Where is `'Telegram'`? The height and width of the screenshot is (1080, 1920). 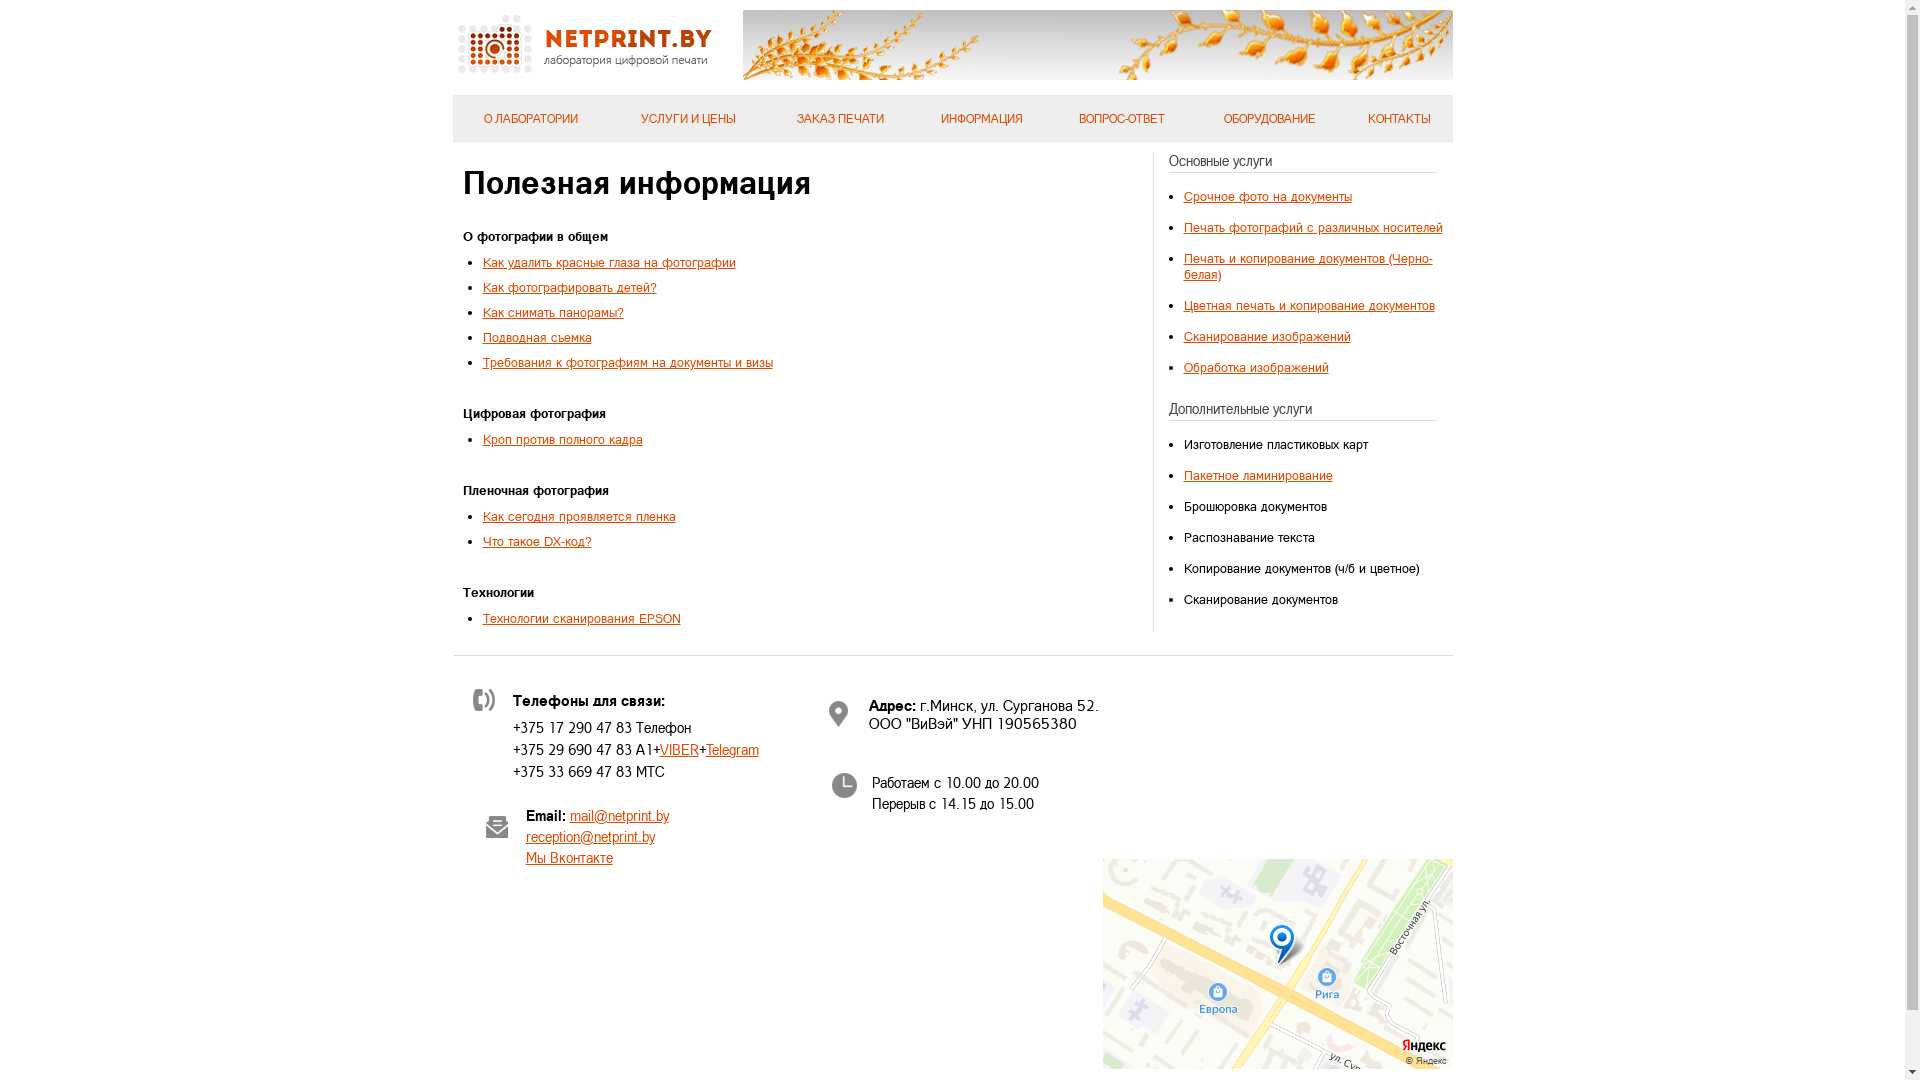
'Telegram' is located at coordinates (731, 749).